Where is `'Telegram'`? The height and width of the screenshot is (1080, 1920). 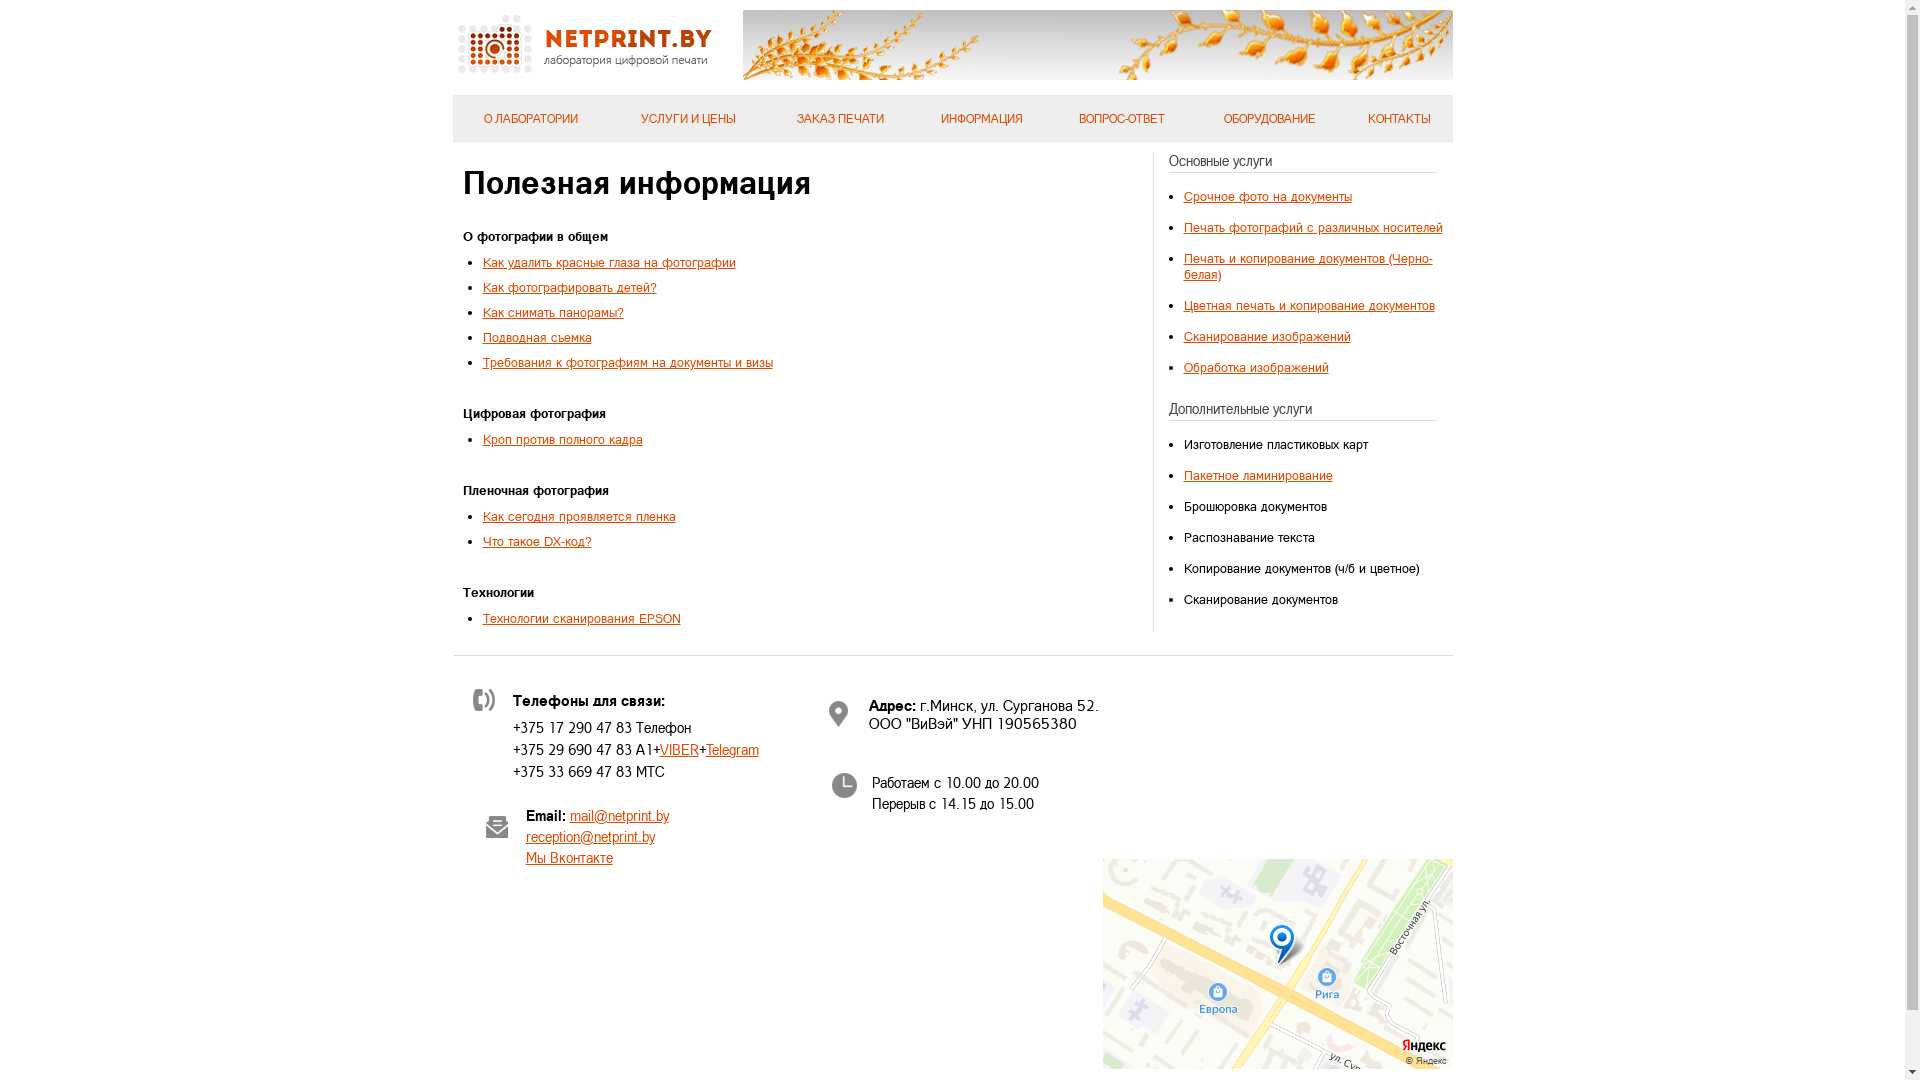
'Telegram' is located at coordinates (731, 749).